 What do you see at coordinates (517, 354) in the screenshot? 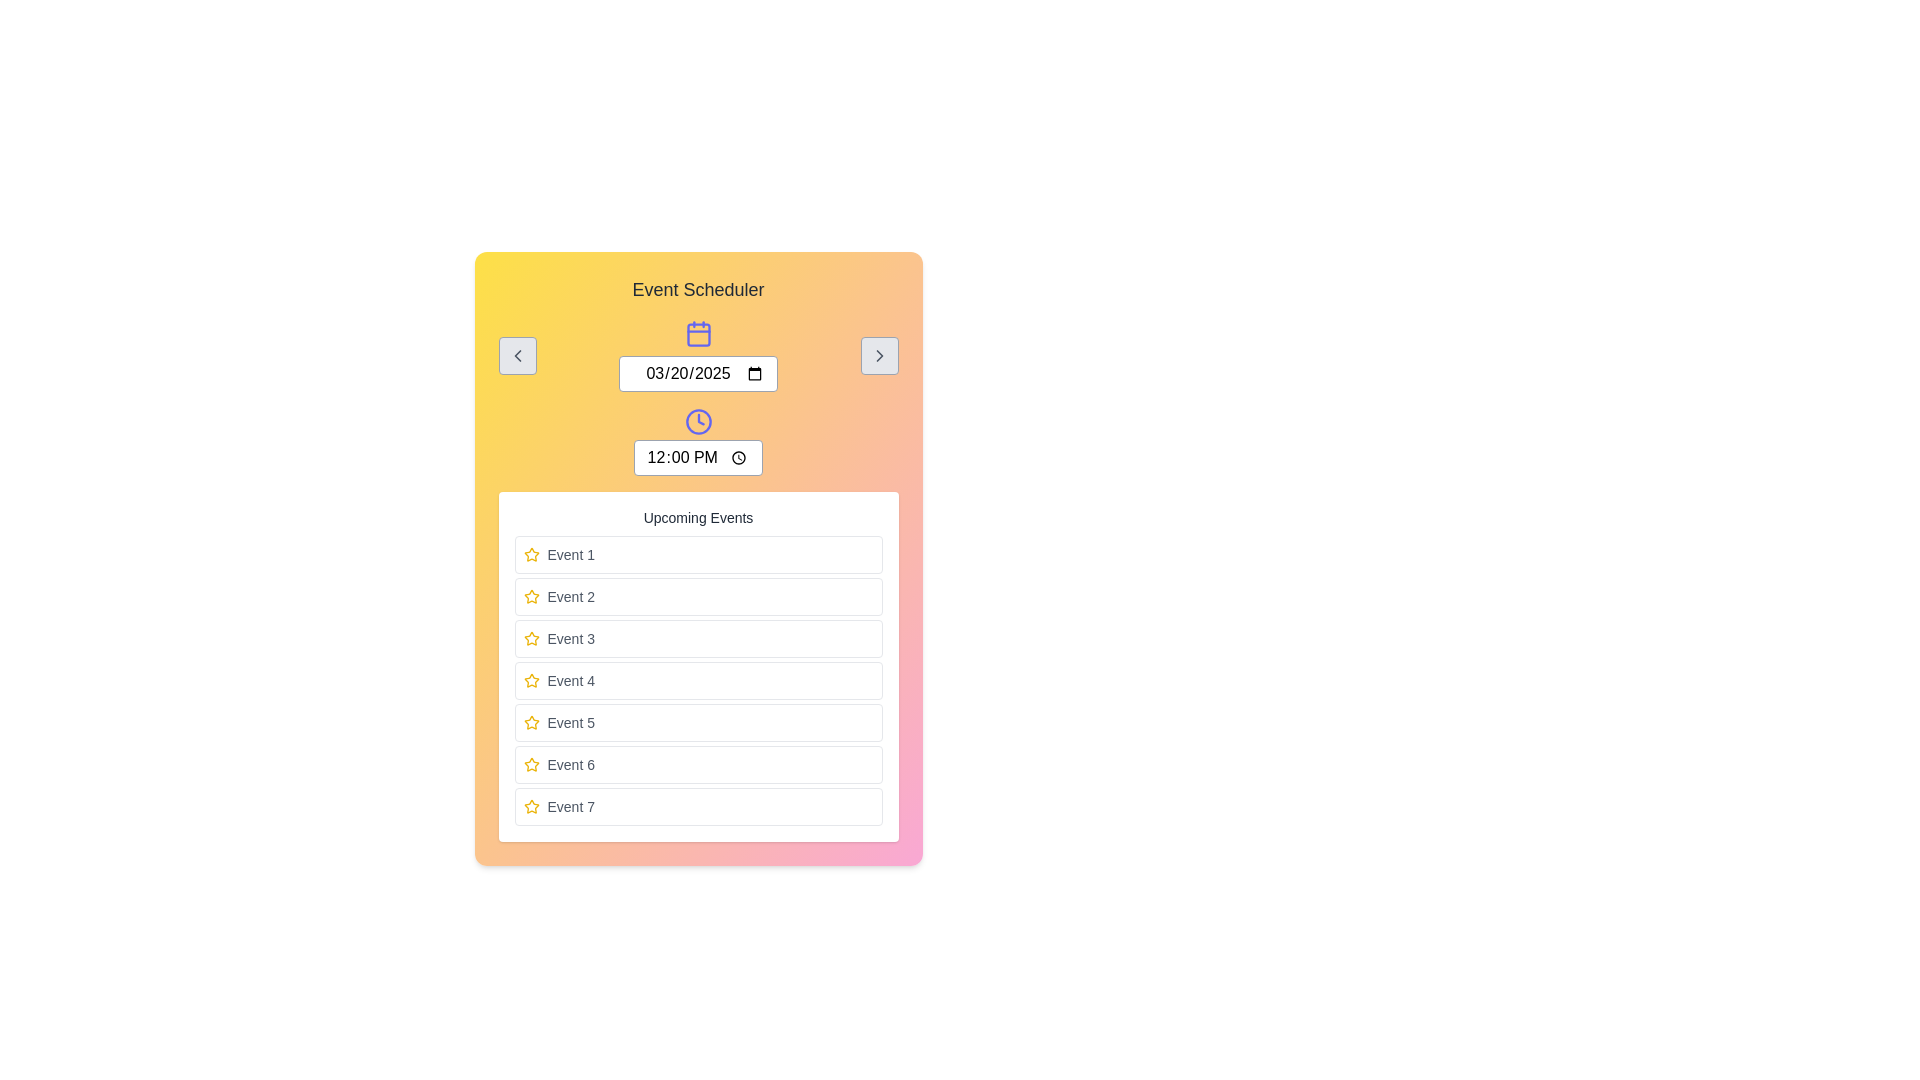
I see `the left-pointing chevron icon (class 'lucide-chevron-left')` at bounding box center [517, 354].